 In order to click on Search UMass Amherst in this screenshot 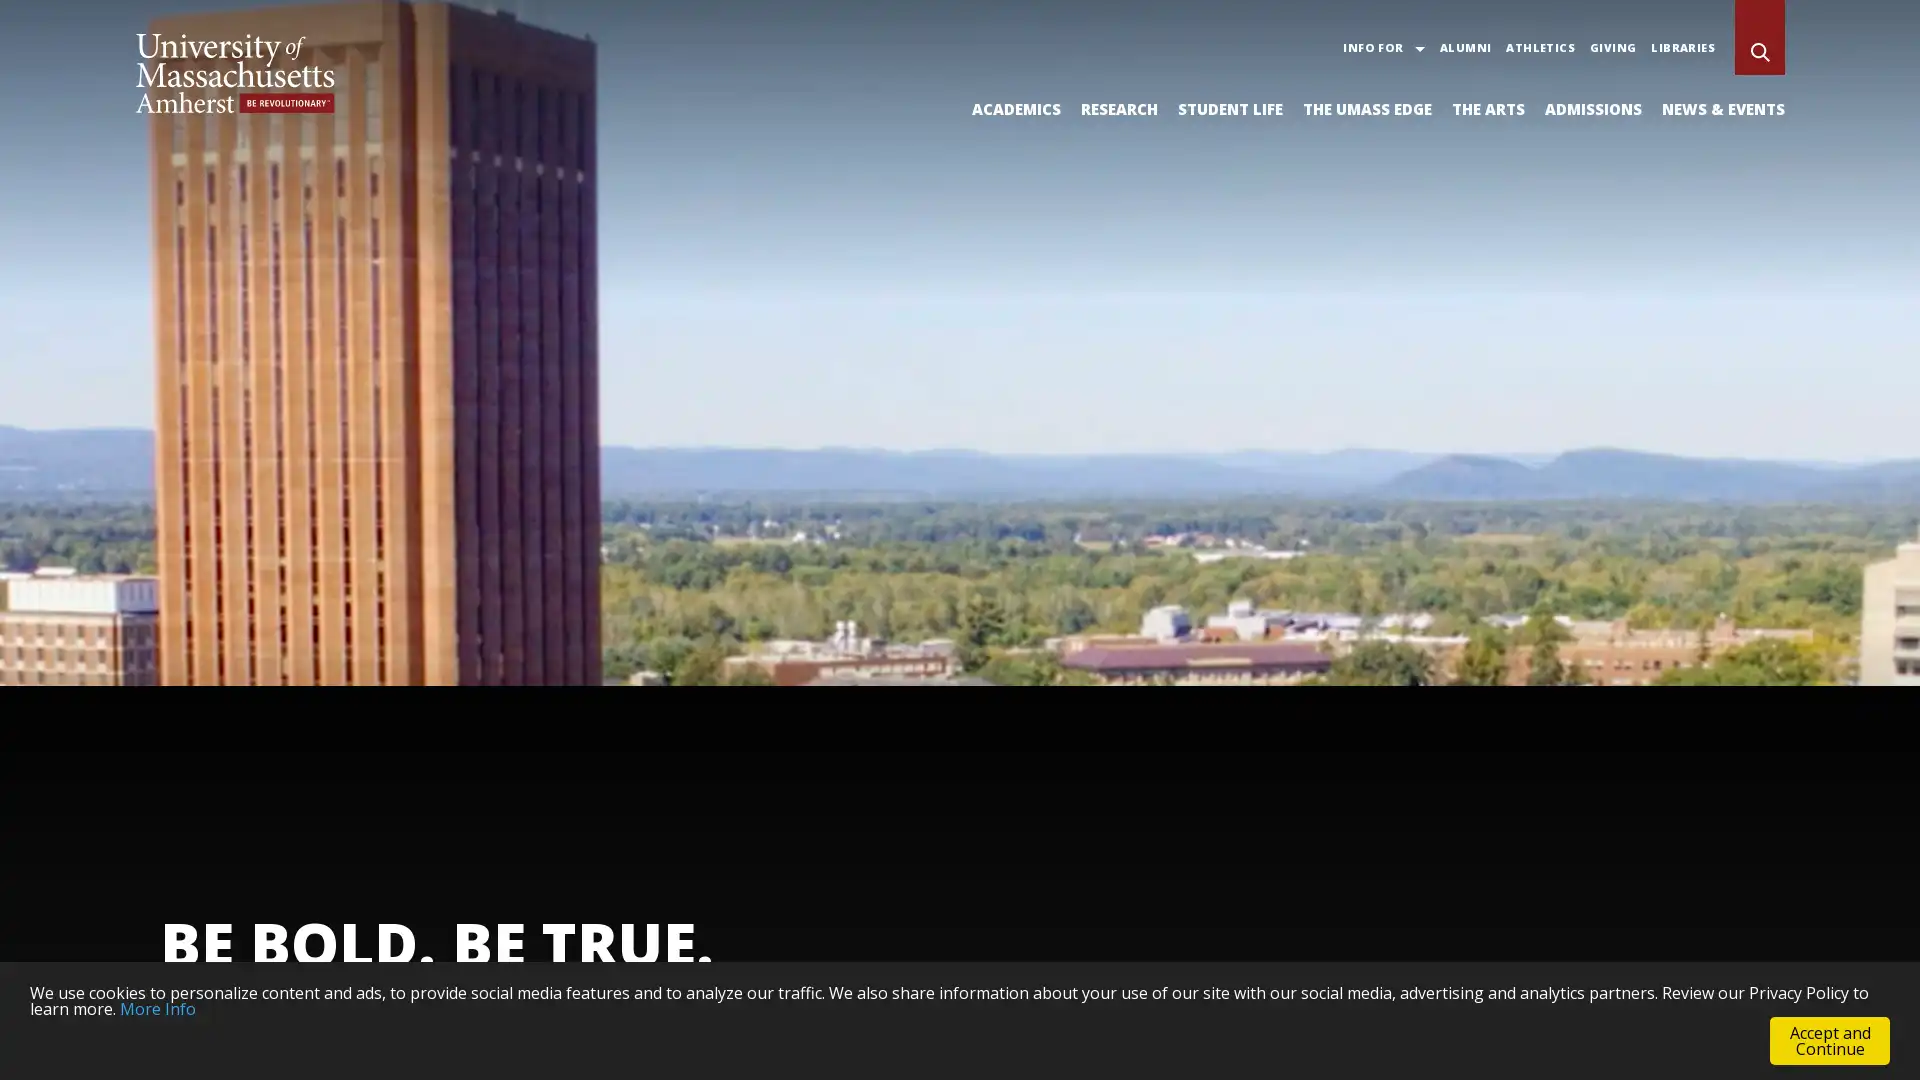, I will do `click(1760, 53)`.